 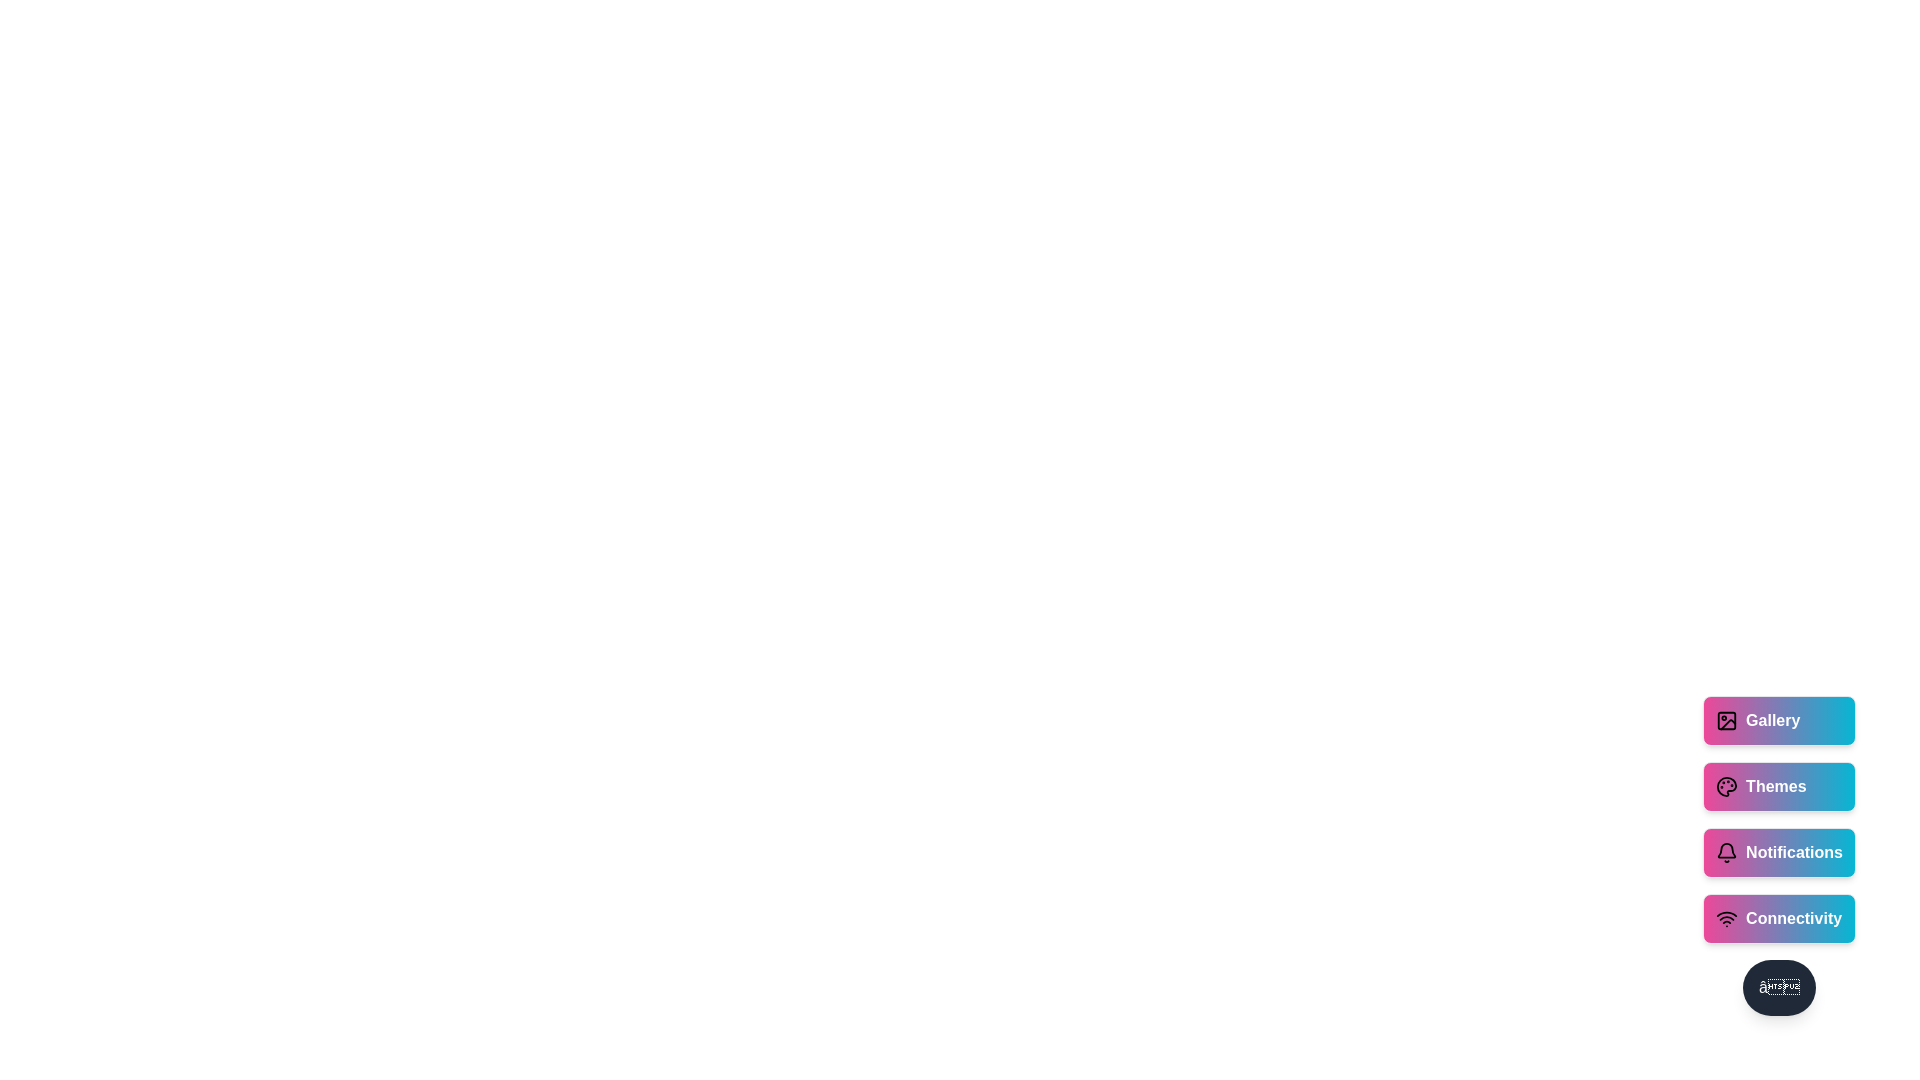 What do you see at coordinates (1726, 852) in the screenshot?
I see `the notifications icon located in the rightmost column of the interface, positioned at the third spot from the top in the vertical menu` at bounding box center [1726, 852].